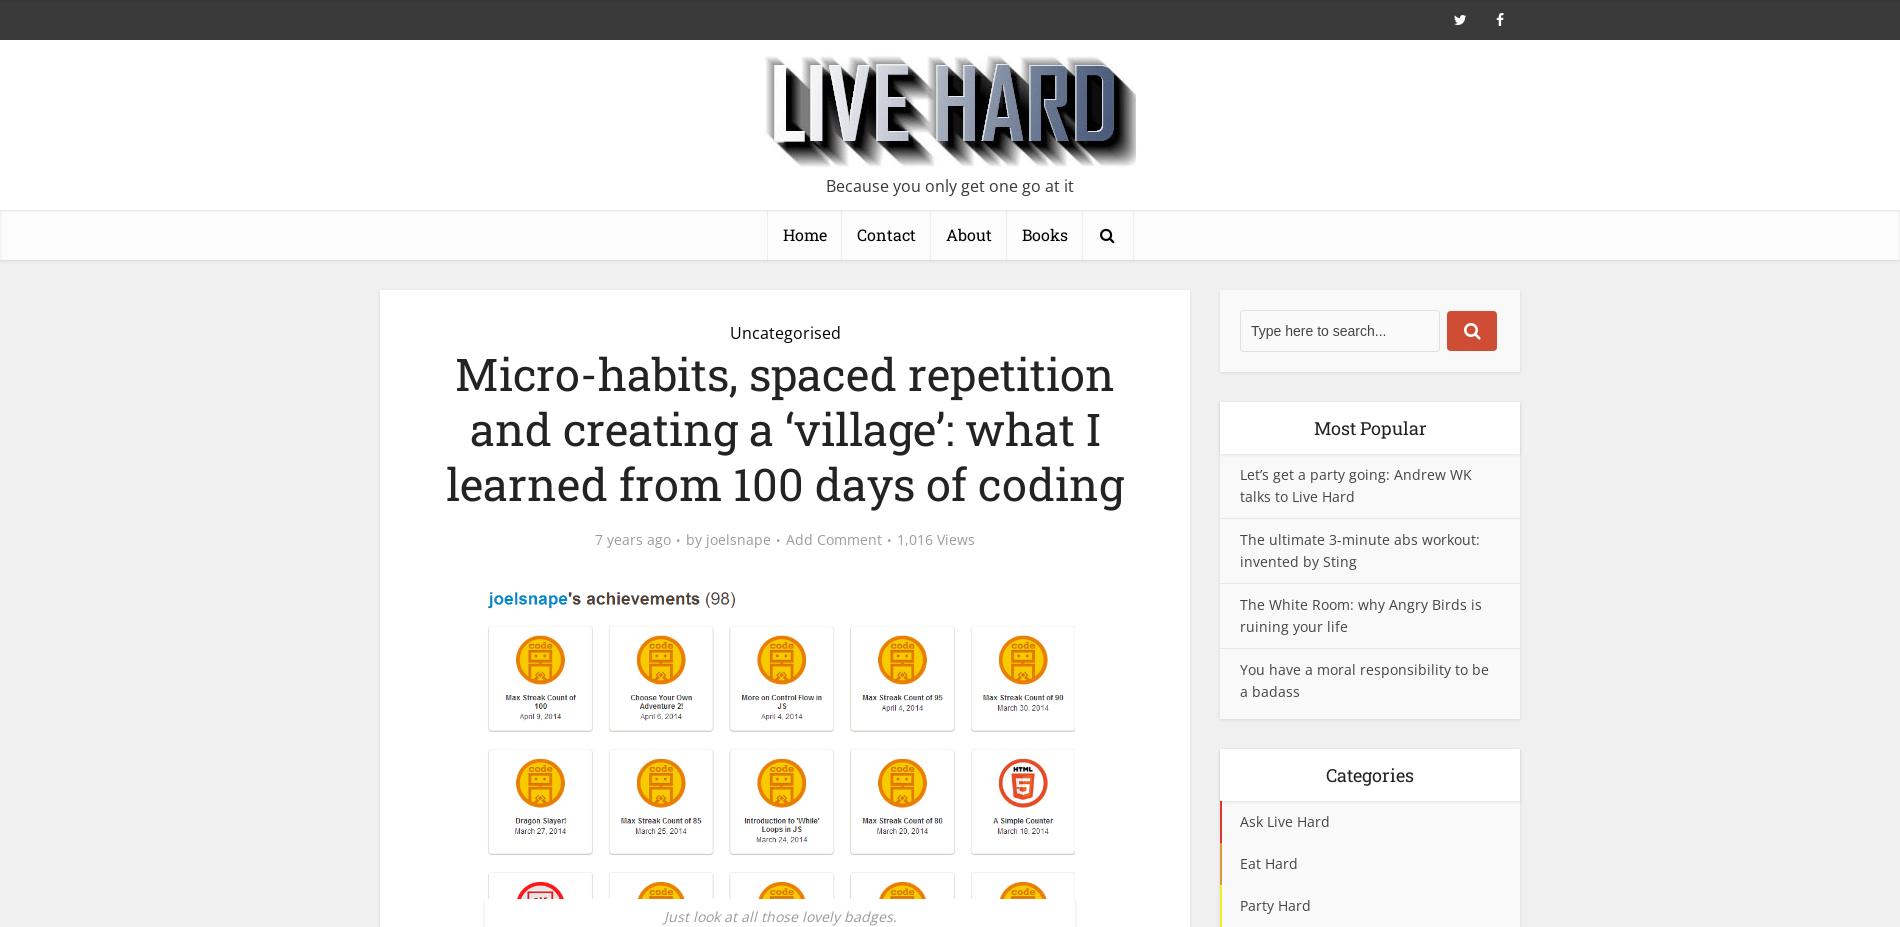 This screenshot has height=927, width=1900. Describe the element at coordinates (1355, 485) in the screenshot. I see `'Let’s get a party going: Andrew WK talks to Live Hard'` at that location.